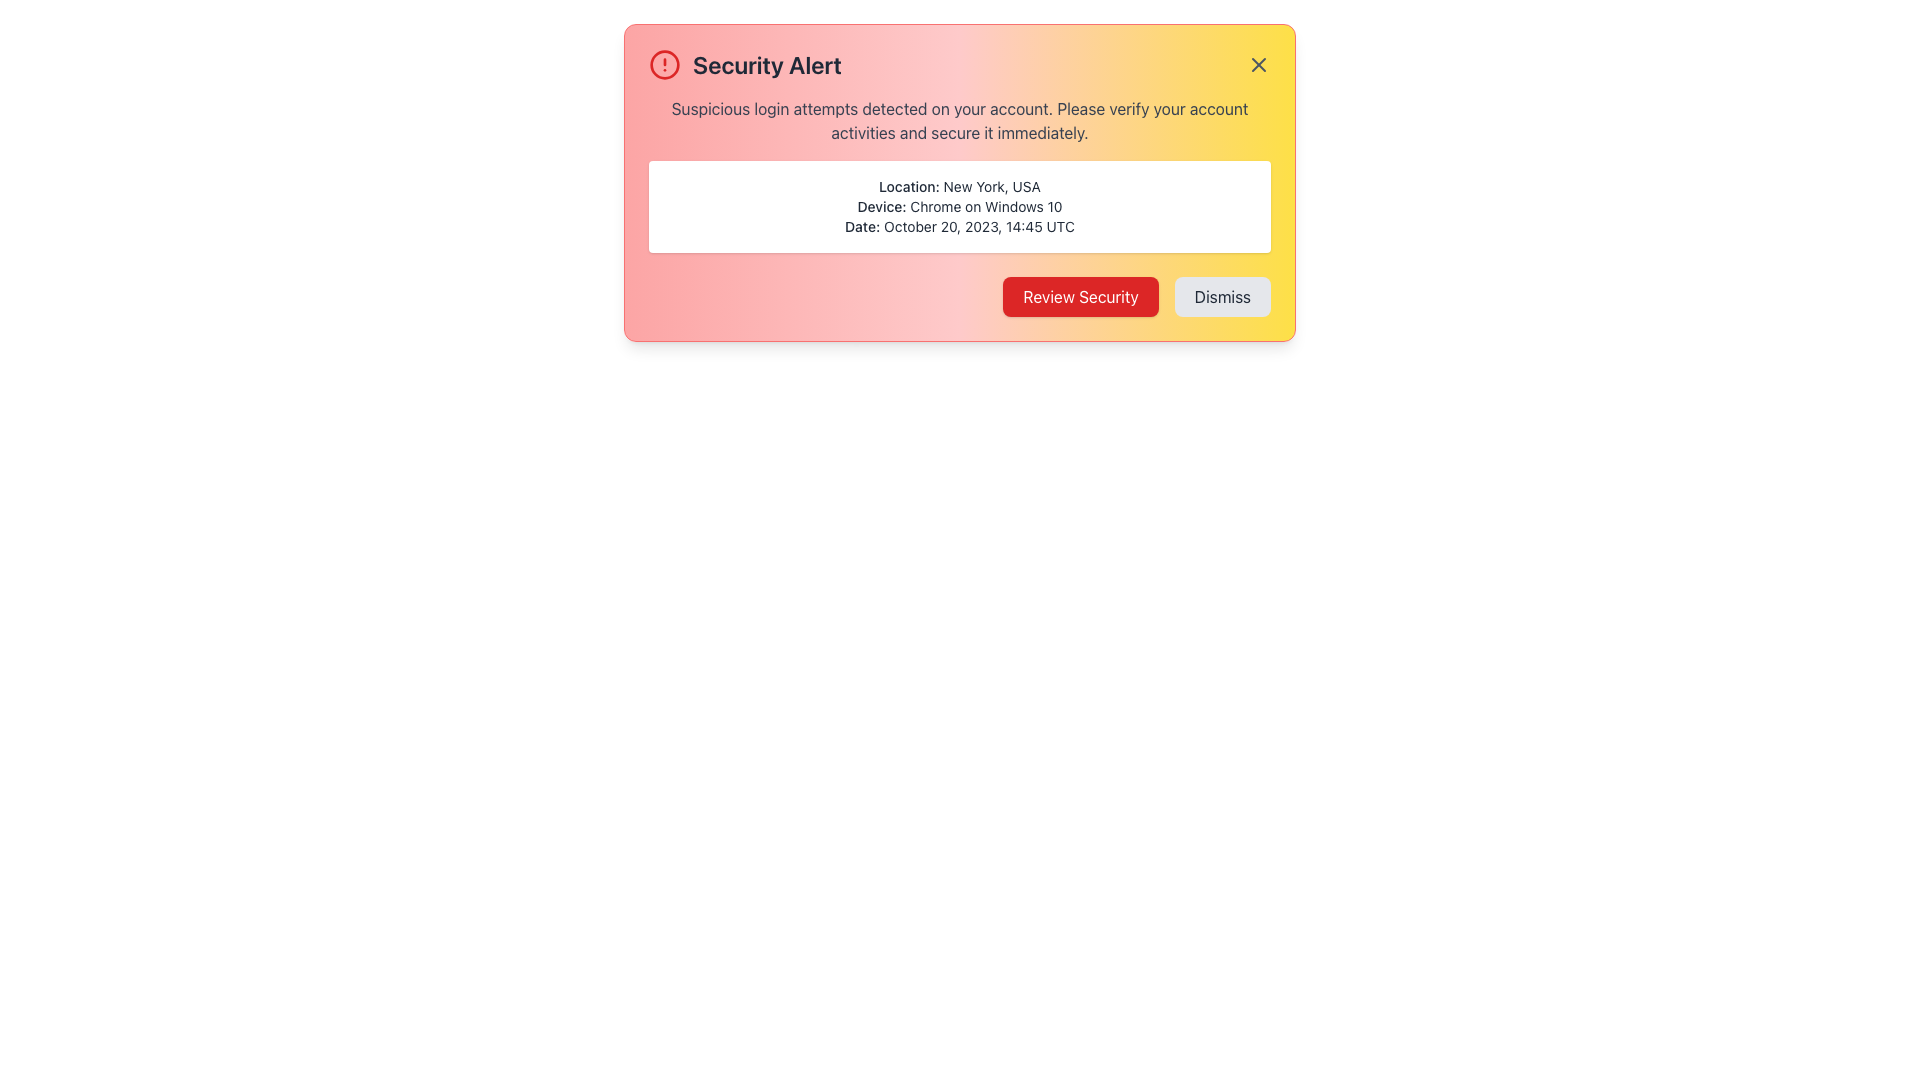 The width and height of the screenshot is (1920, 1080). What do you see at coordinates (766, 64) in the screenshot?
I see `prominently displayed text 'Security Alert' which is large, bold, and dark gray, located to the right of a red circular alert icon at the top-left corner of the notification card` at bounding box center [766, 64].